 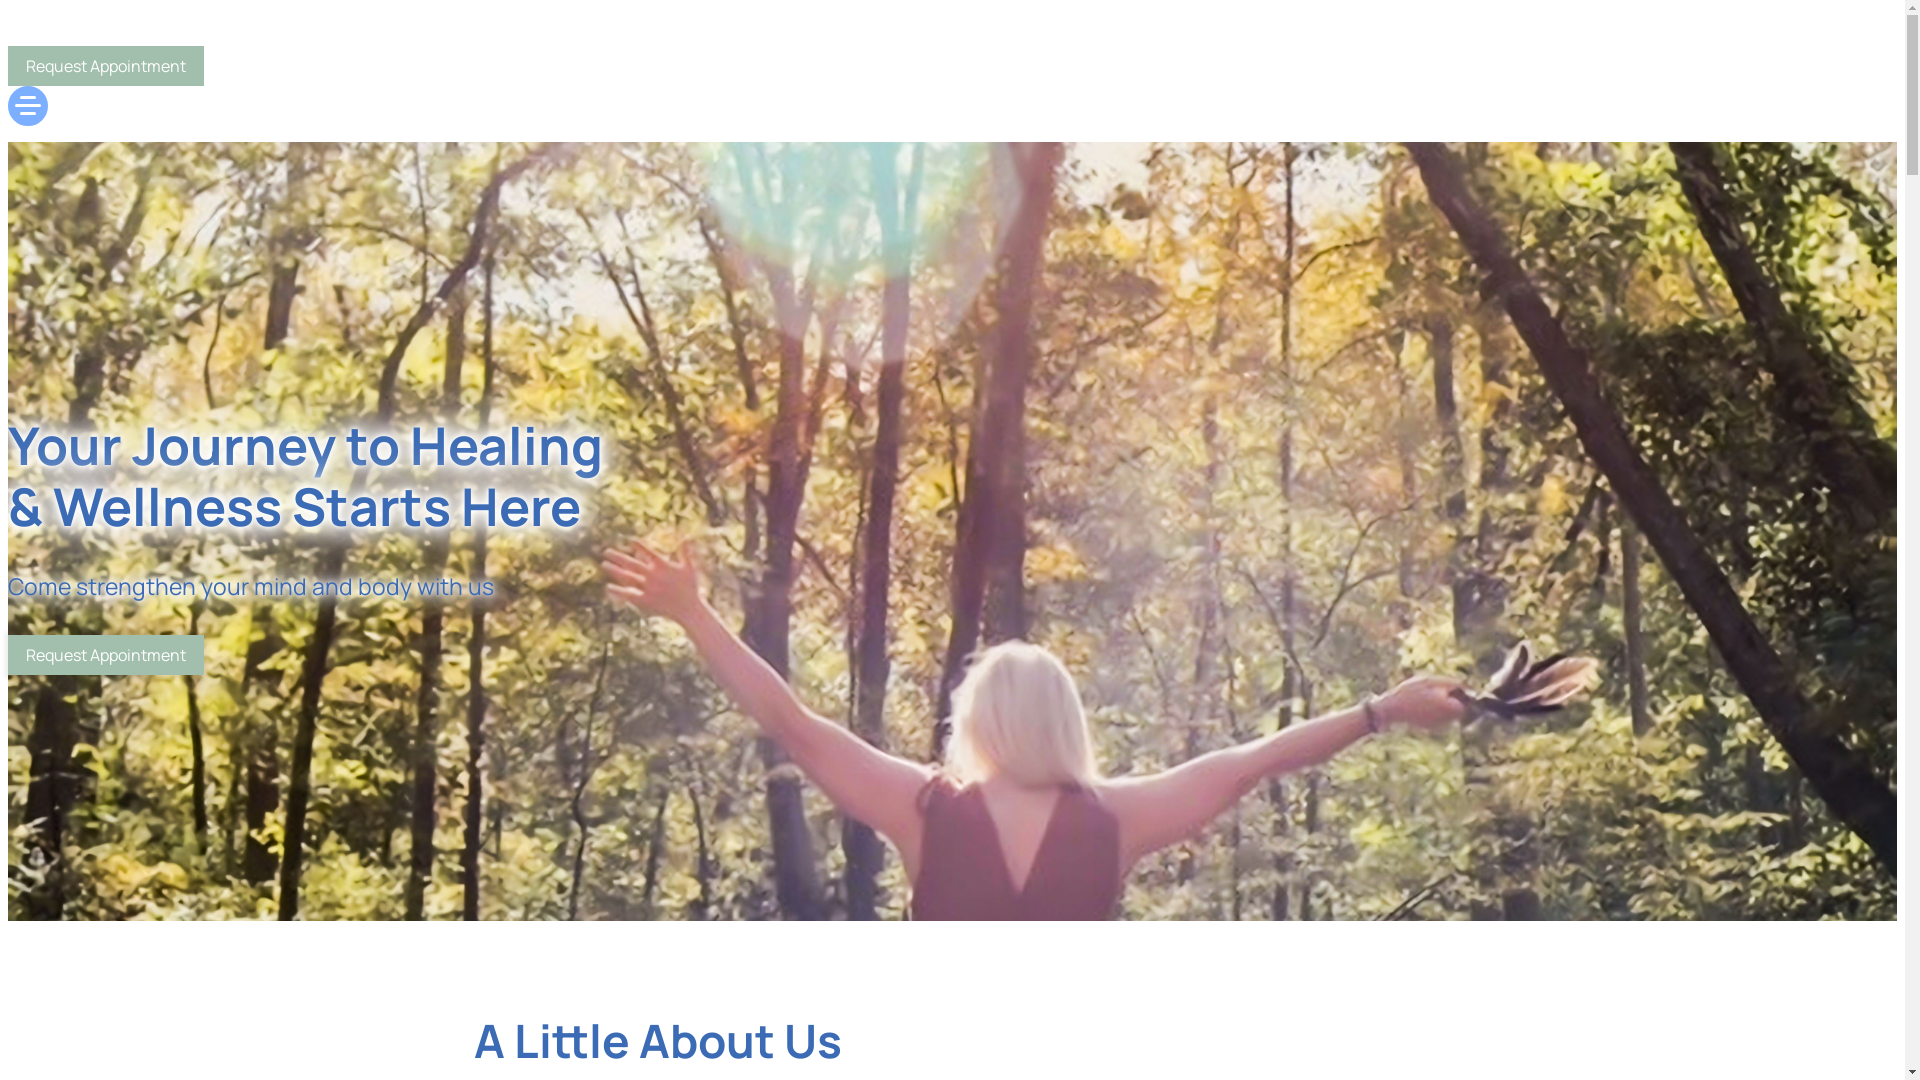 I want to click on 'Request Appointment', so click(x=8, y=64).